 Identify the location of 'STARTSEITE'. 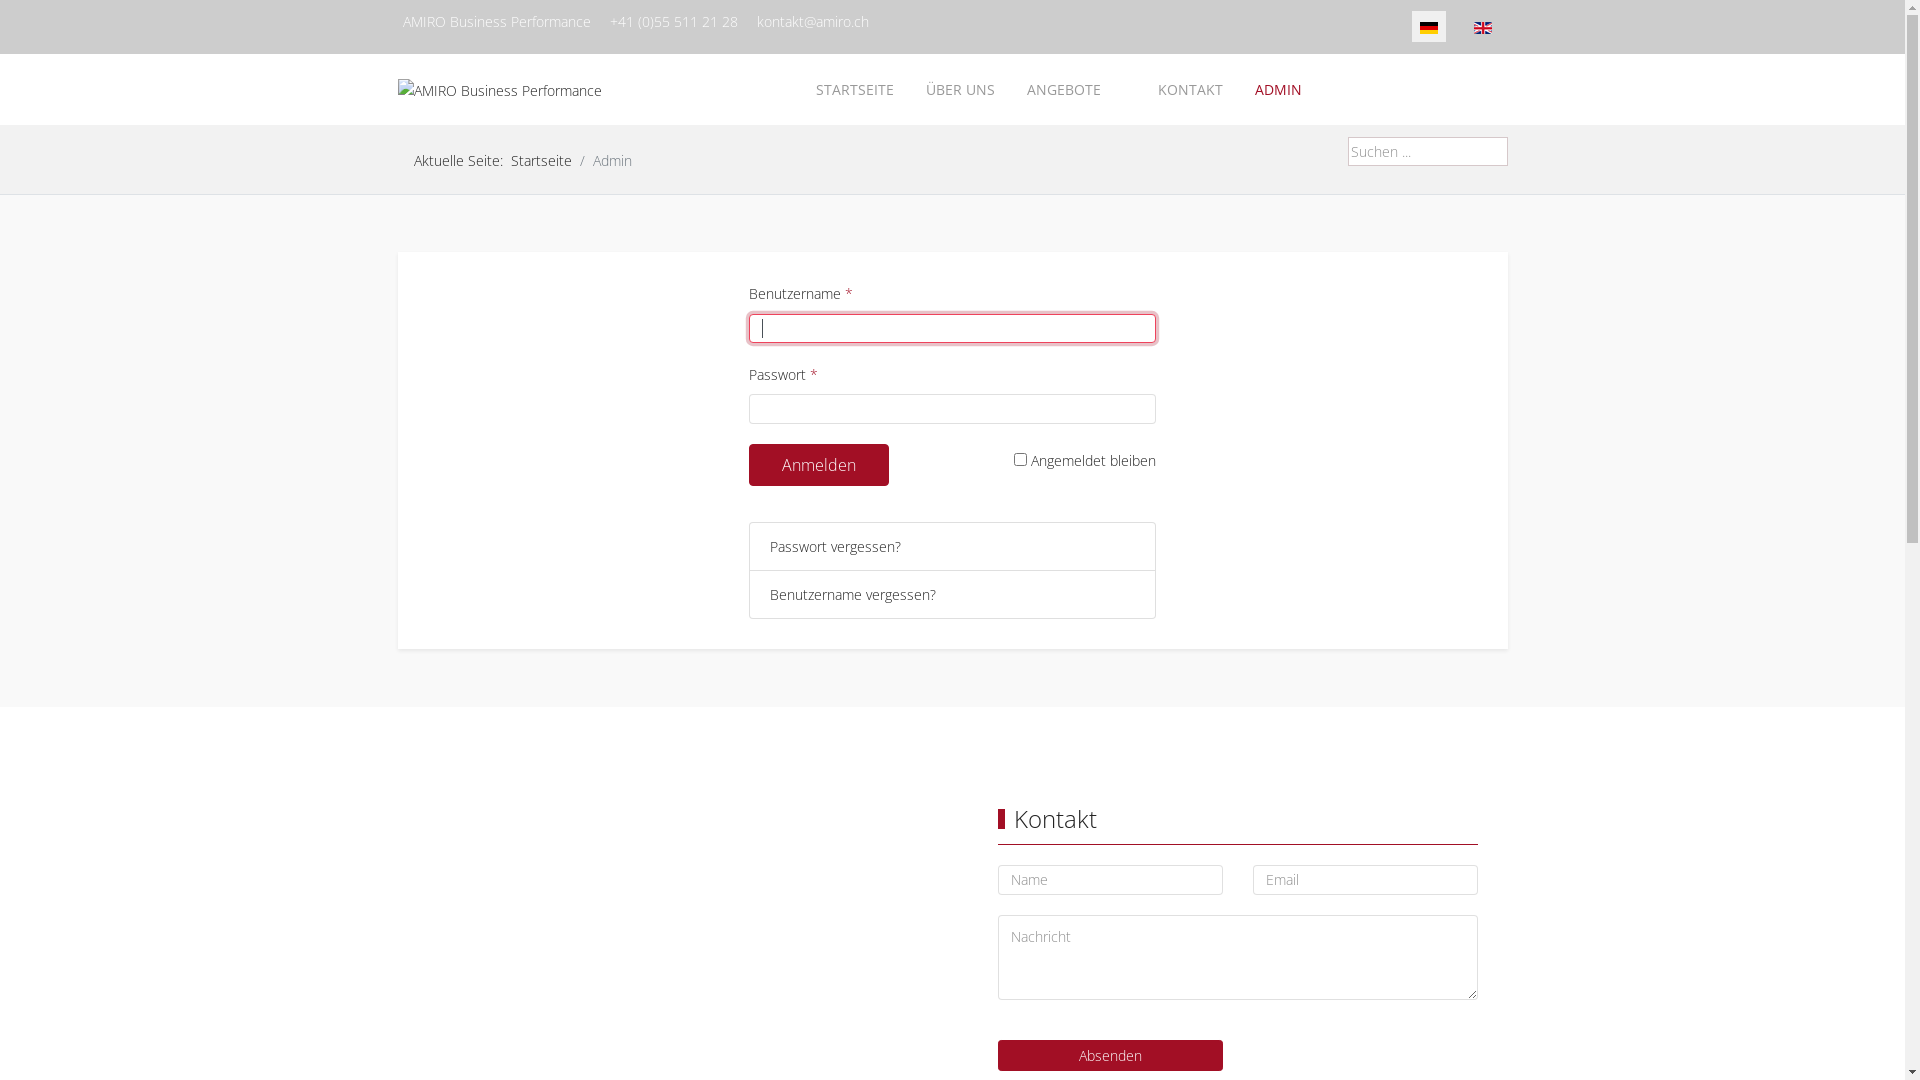
(854, 88).